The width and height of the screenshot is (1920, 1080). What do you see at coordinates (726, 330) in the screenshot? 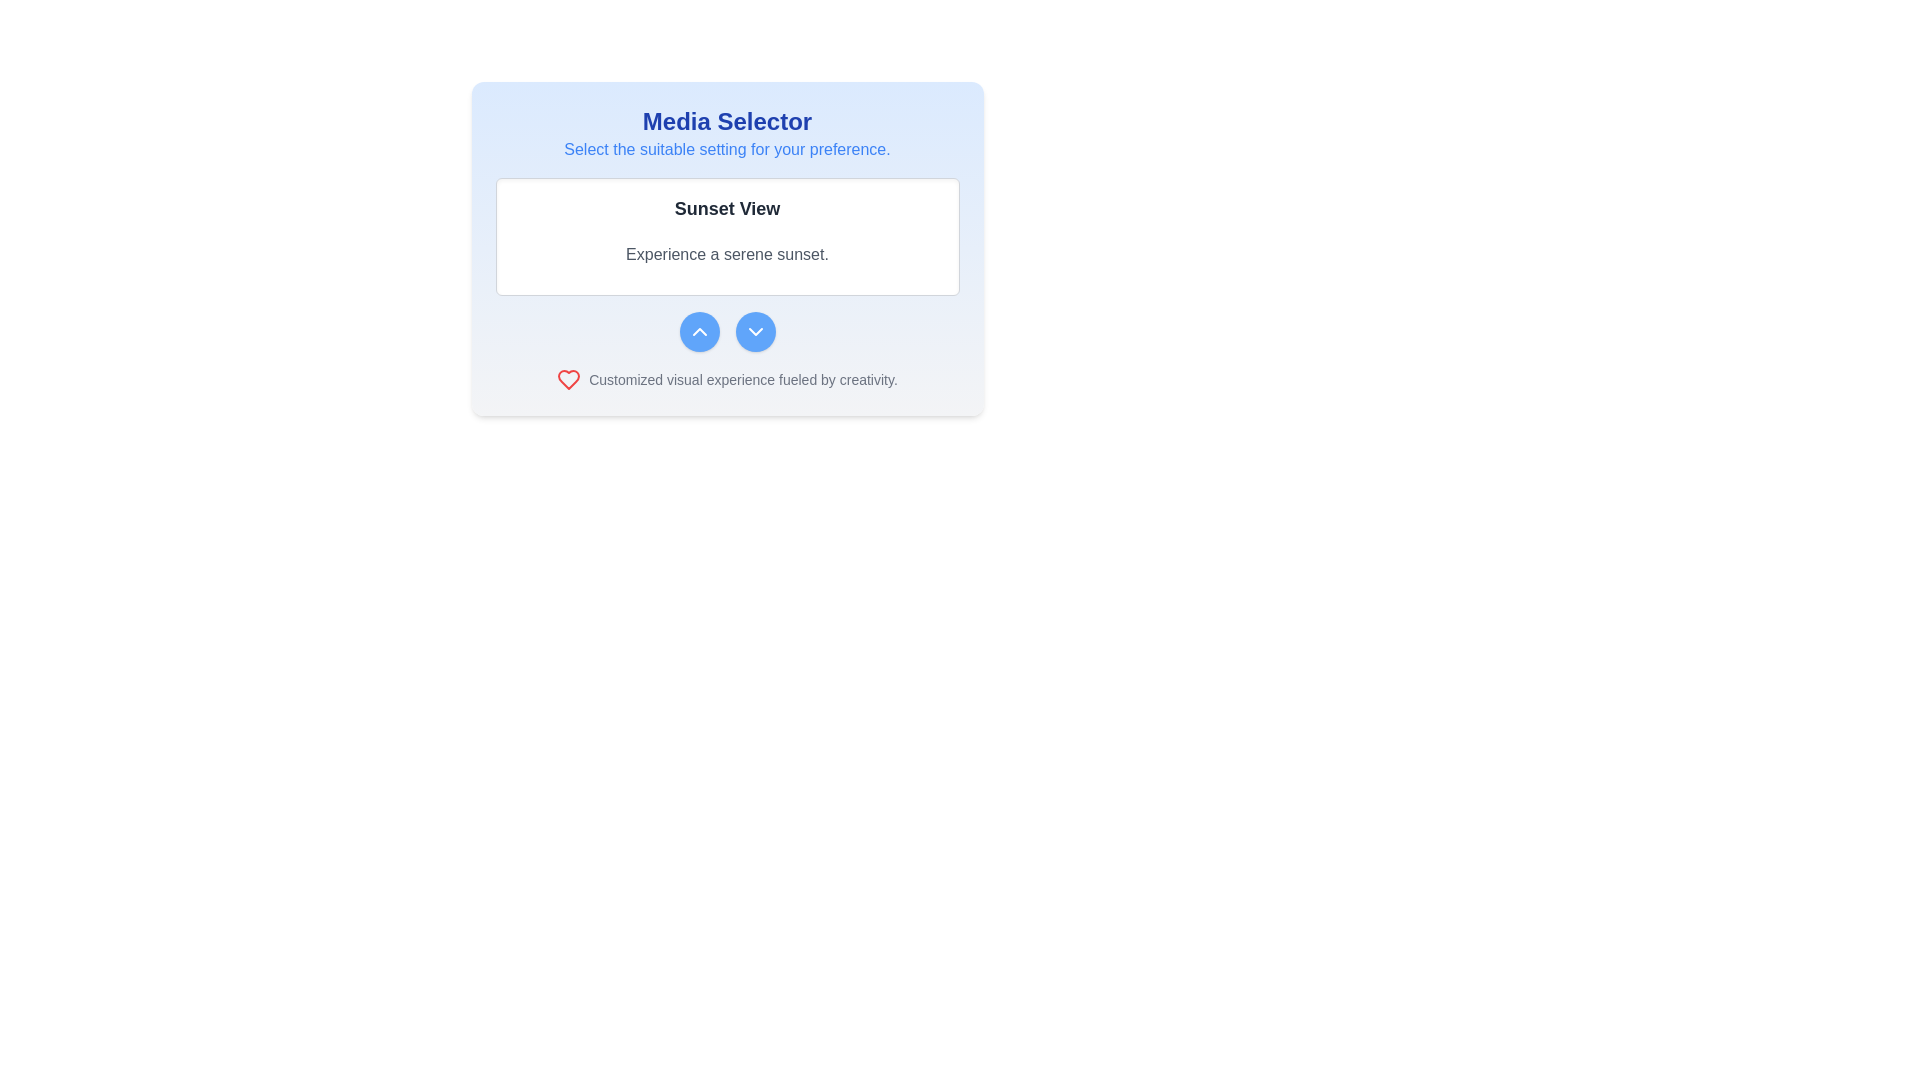
I see `the upward arrow button of the interactive button pair located below the 'Sunset View' title to increment a value` at bounding box center [726, 330].